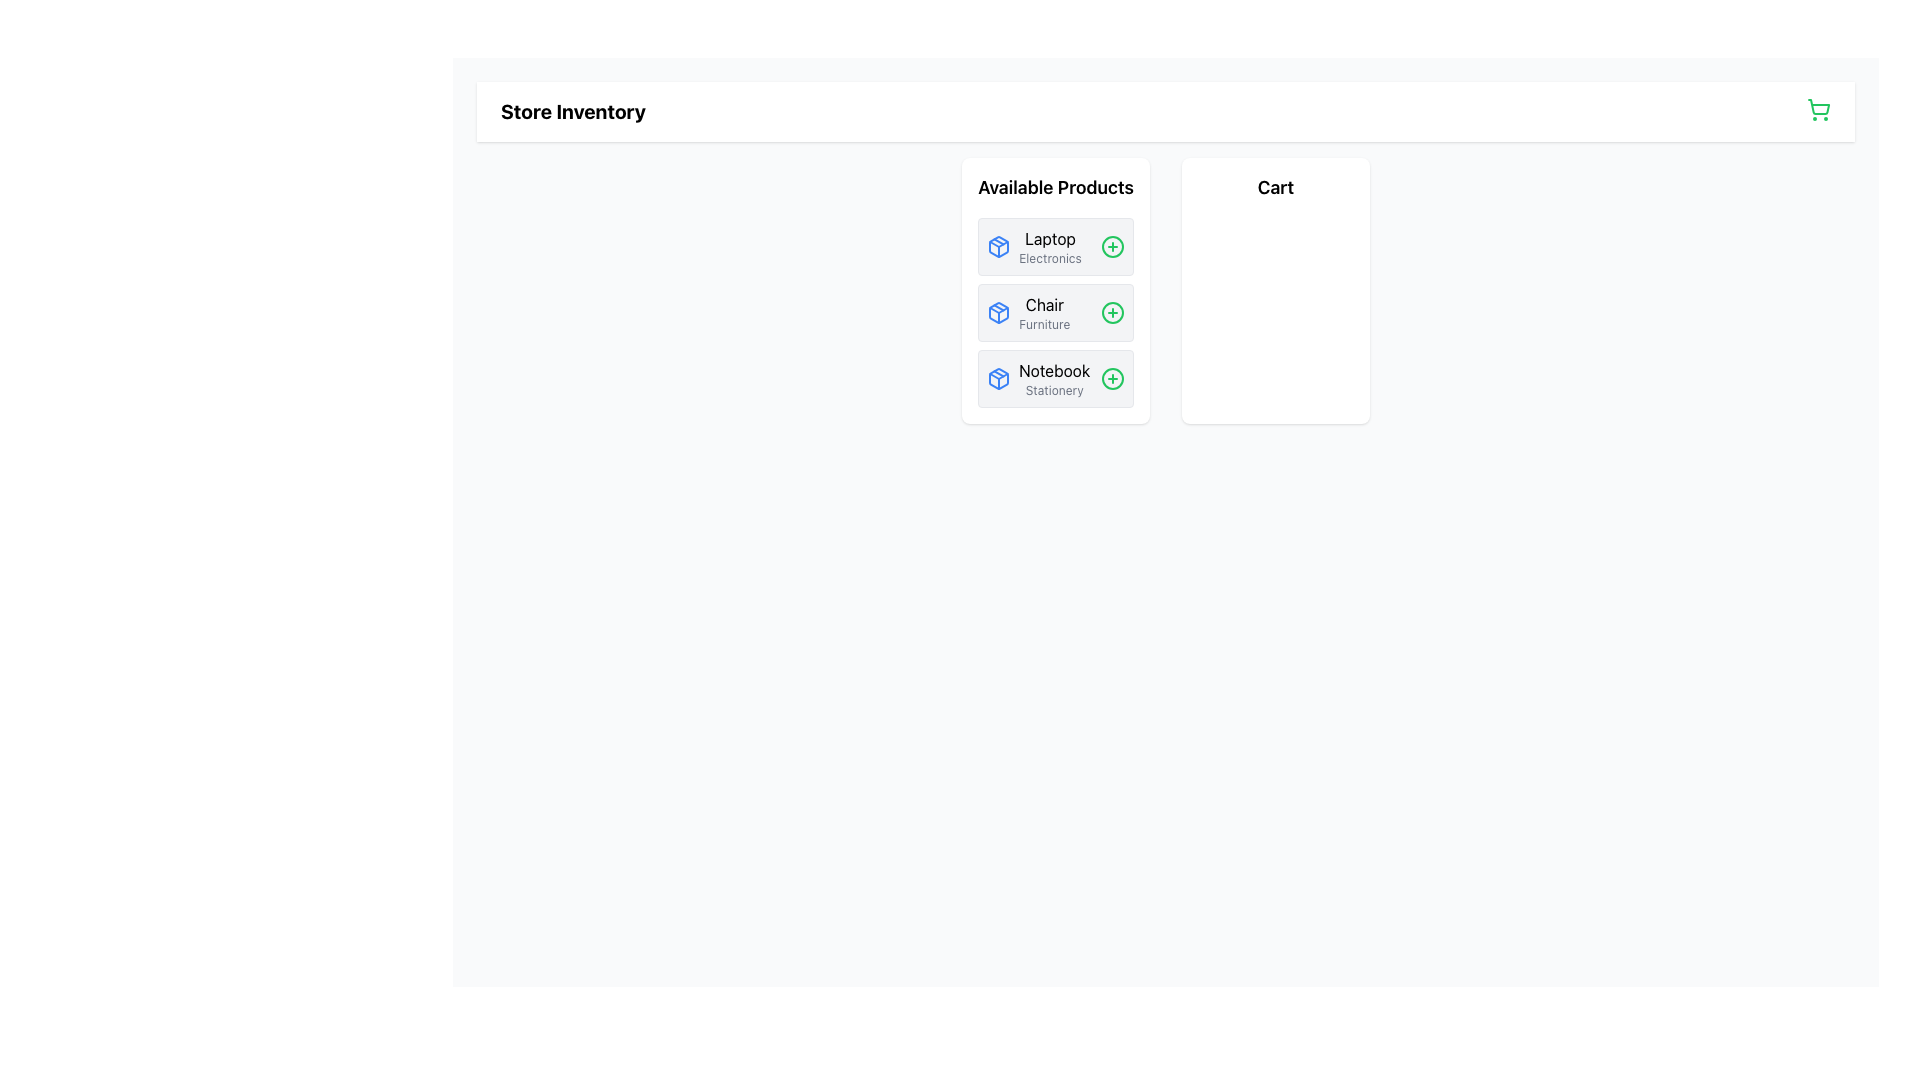  I want to click on the box icon representing the 'Chair' product in the 'Available Products' section, which is the second entry in the list, so click(999, 312).